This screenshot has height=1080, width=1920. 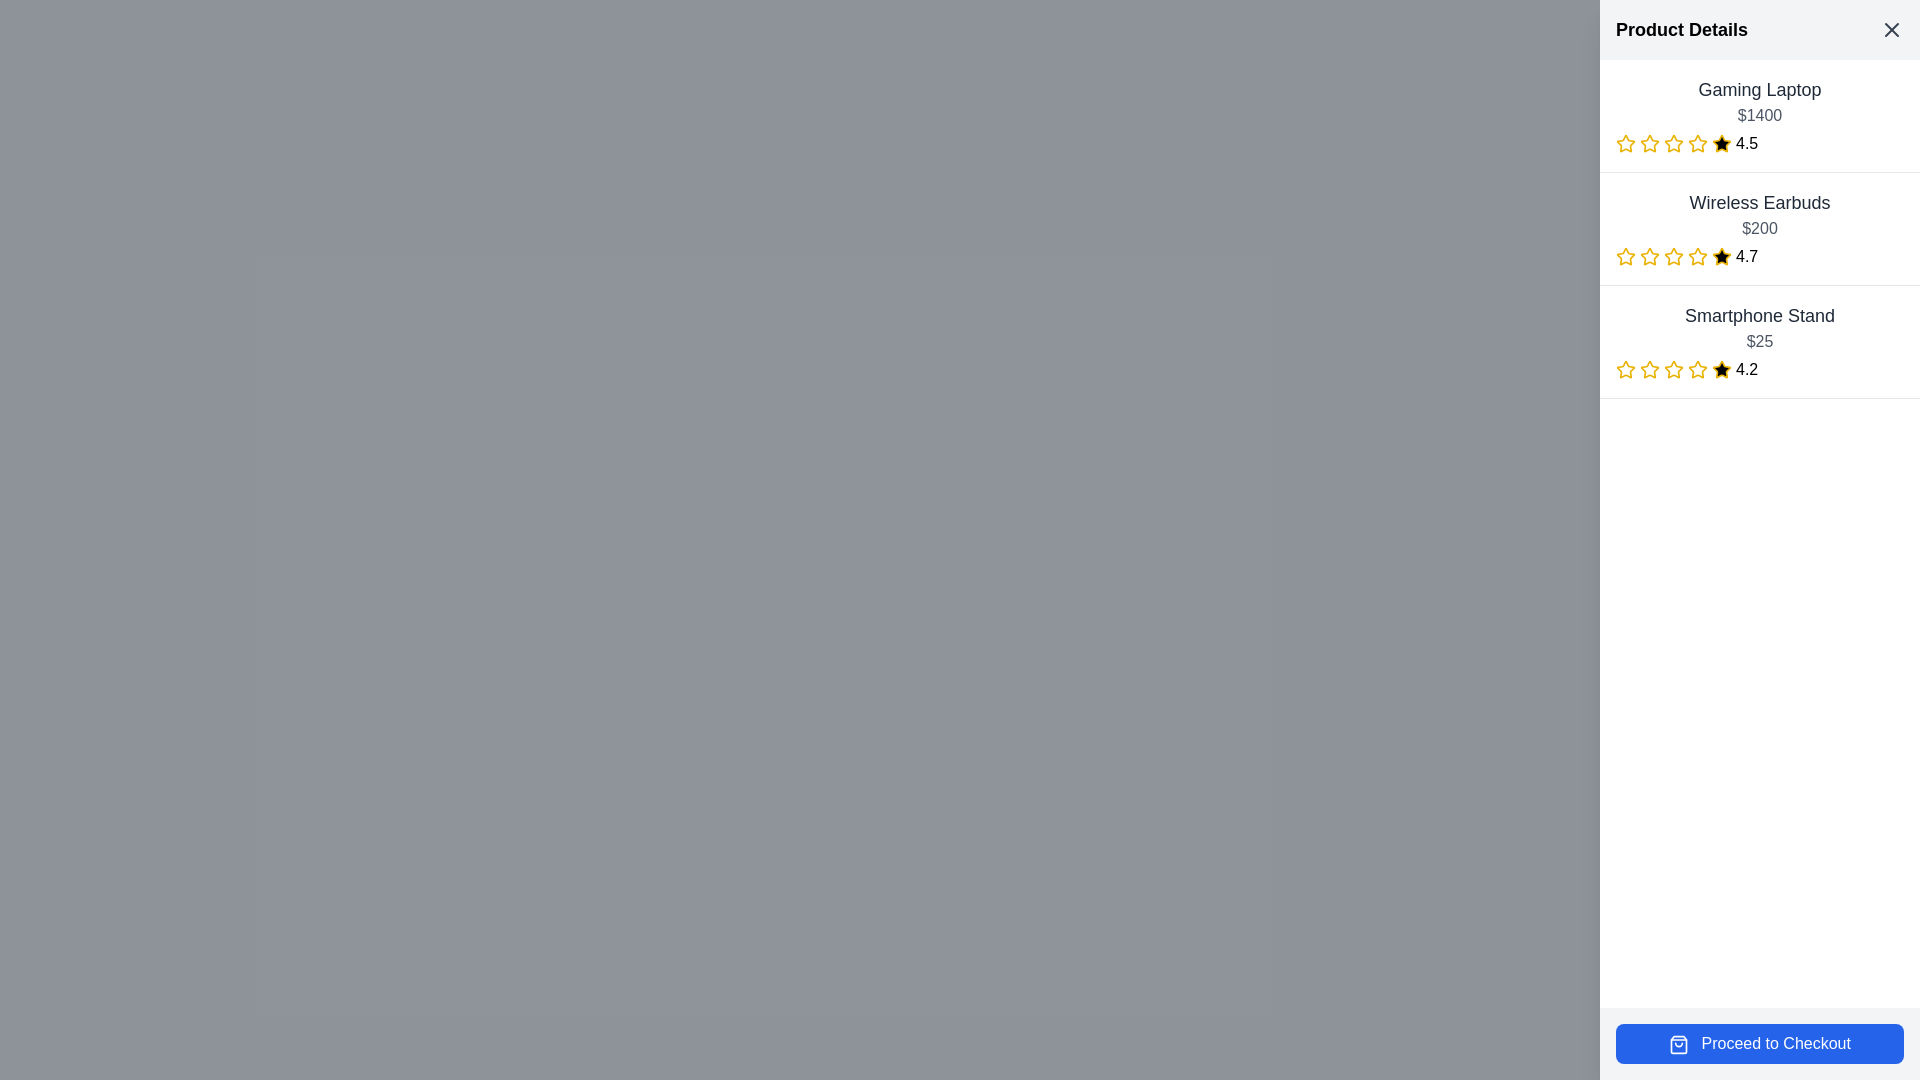 What do you see at coordinates (1760, 227) in the screenshot?
I see `the price text of the 'Wireless Earbuds' product` at bounding box center [1760, 227].